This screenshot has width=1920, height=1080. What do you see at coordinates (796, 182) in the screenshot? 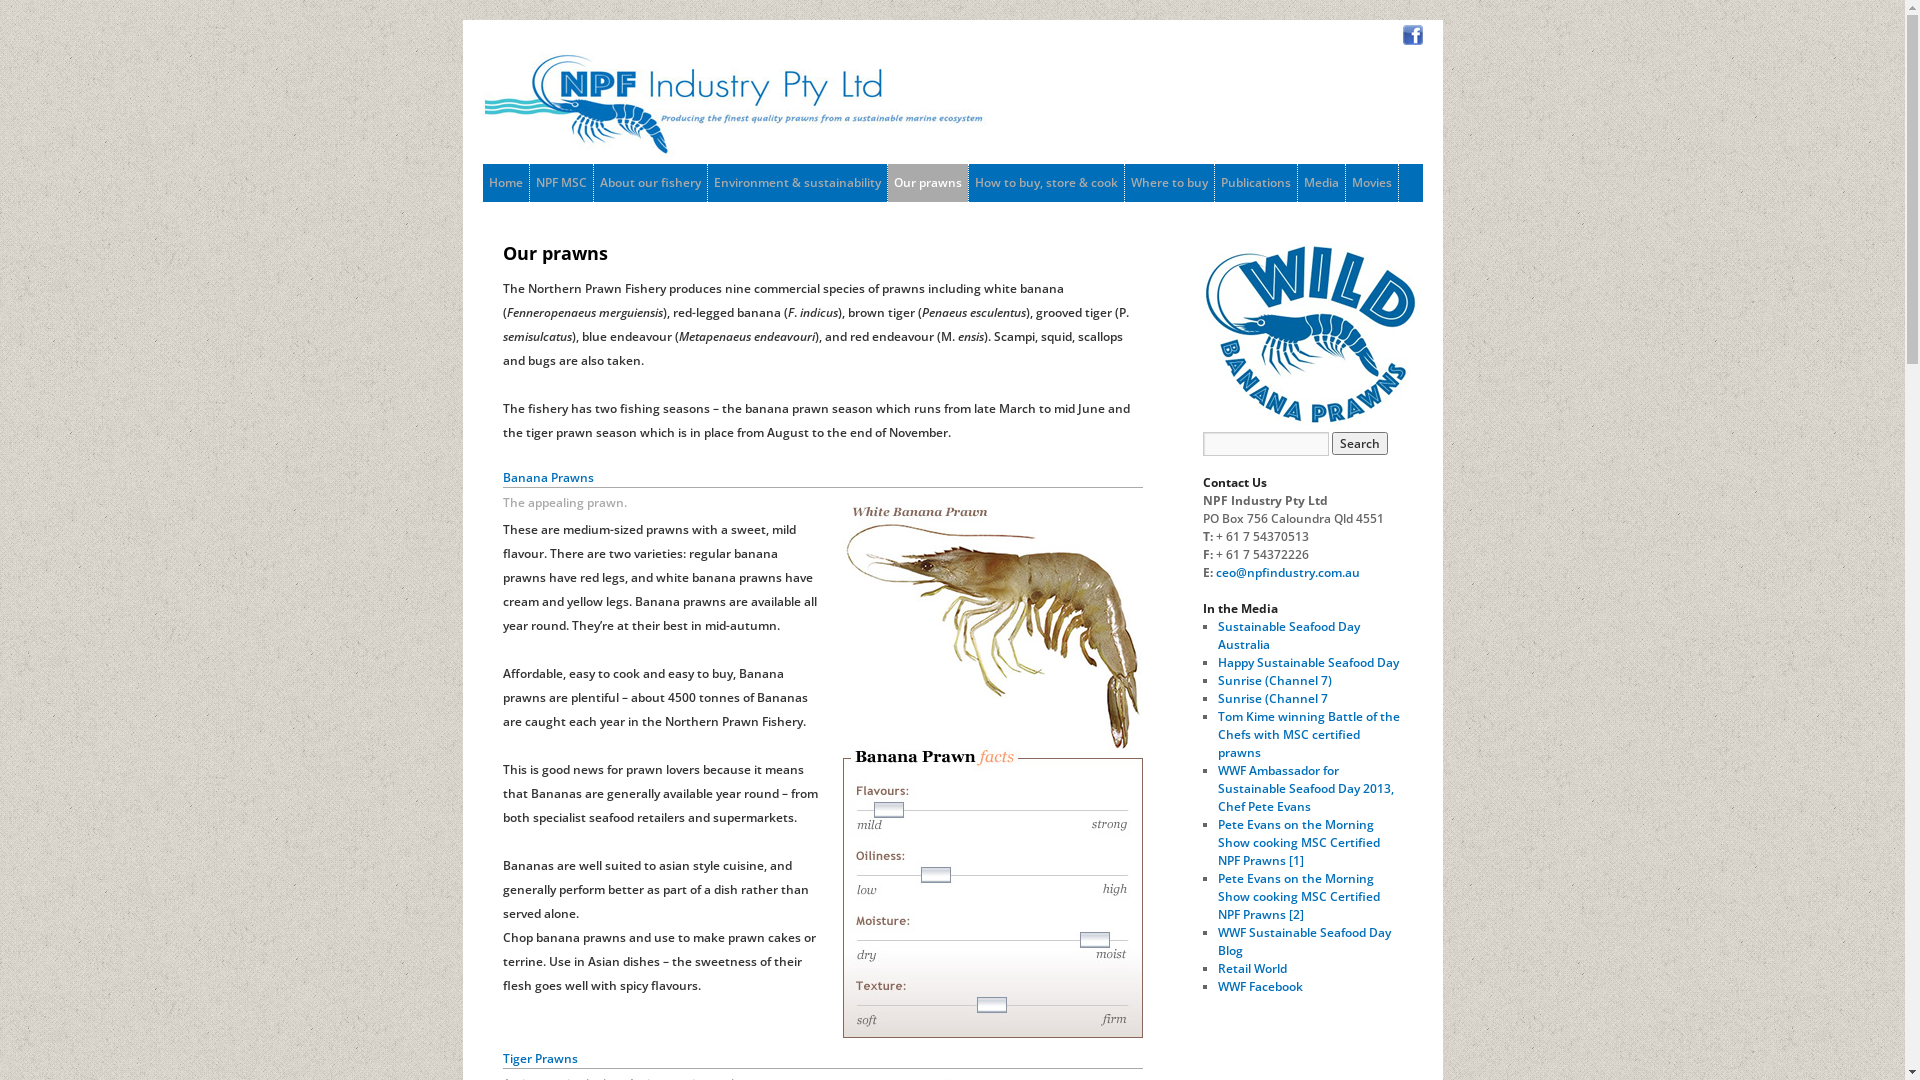
I see `'Environment & sustainability'` at bounding box center [796, 182].